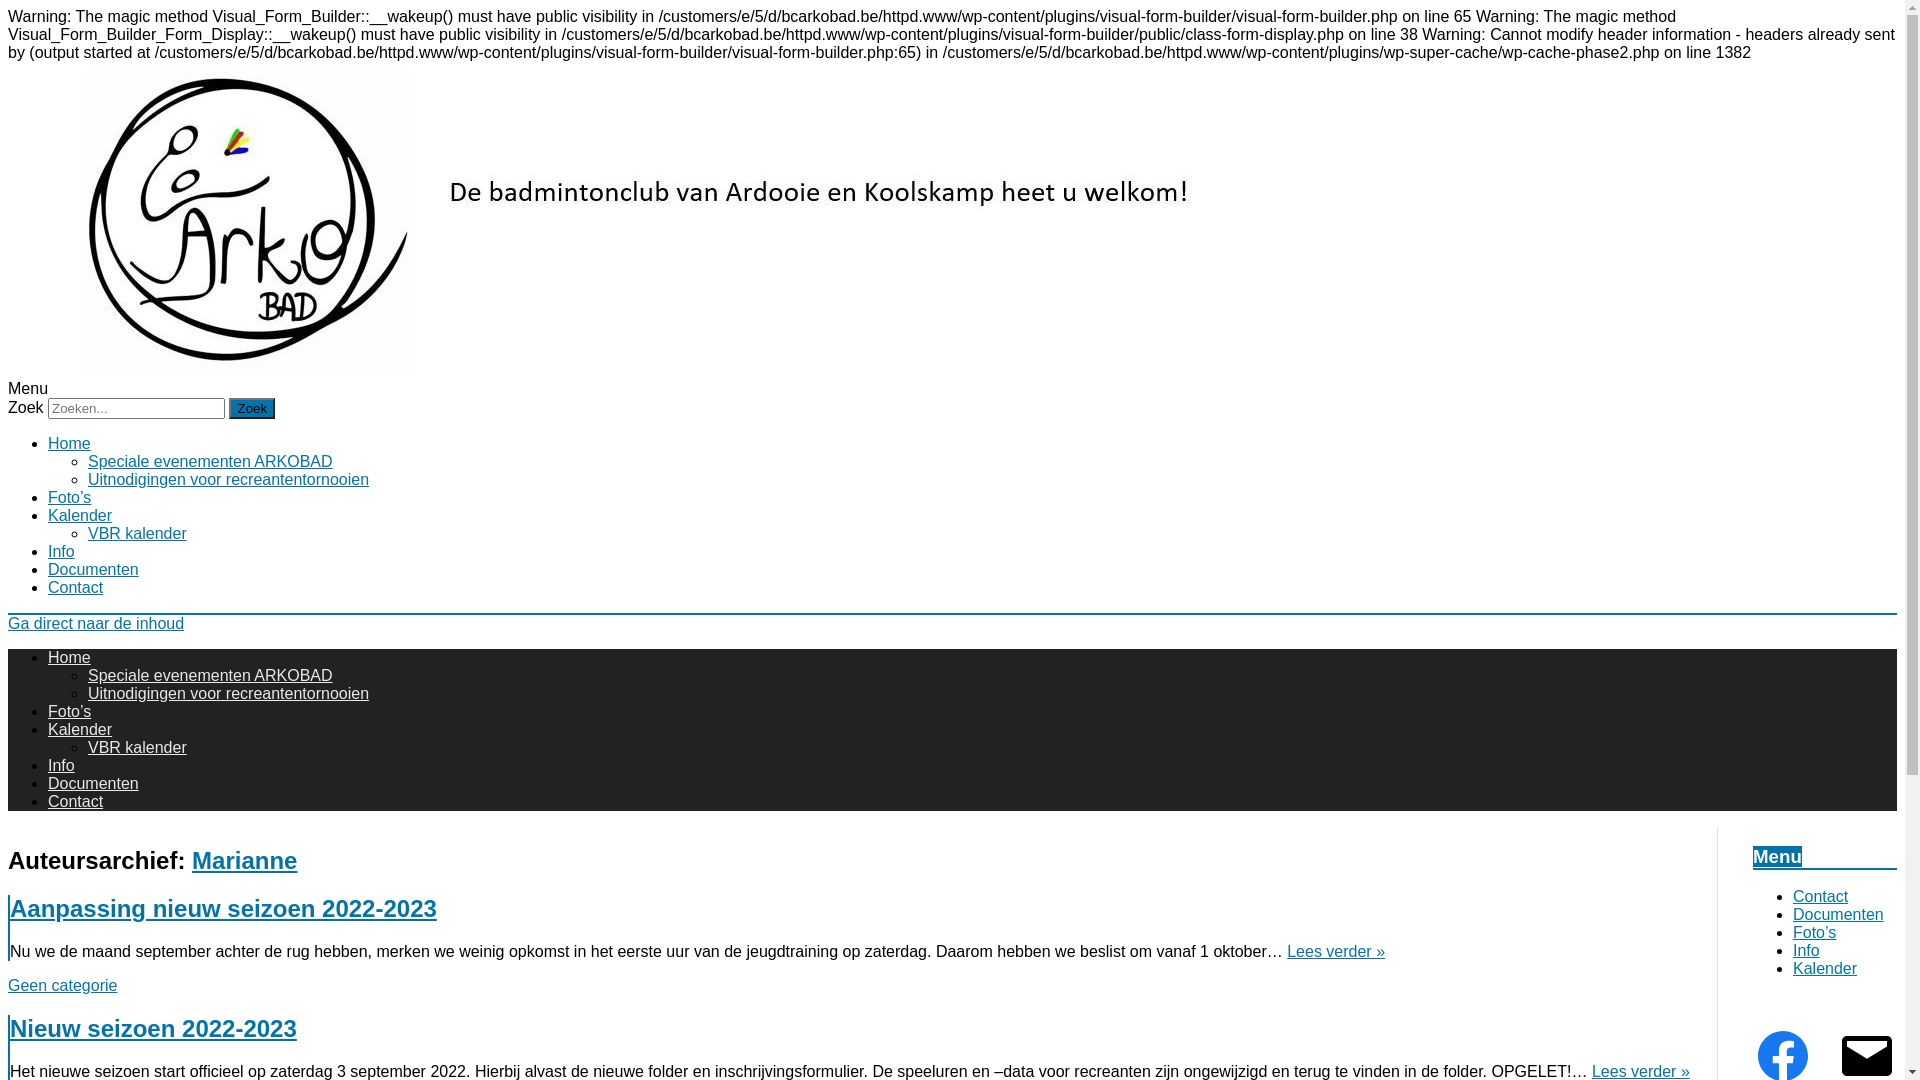  I want to click on 'Home', so click(69, 442).